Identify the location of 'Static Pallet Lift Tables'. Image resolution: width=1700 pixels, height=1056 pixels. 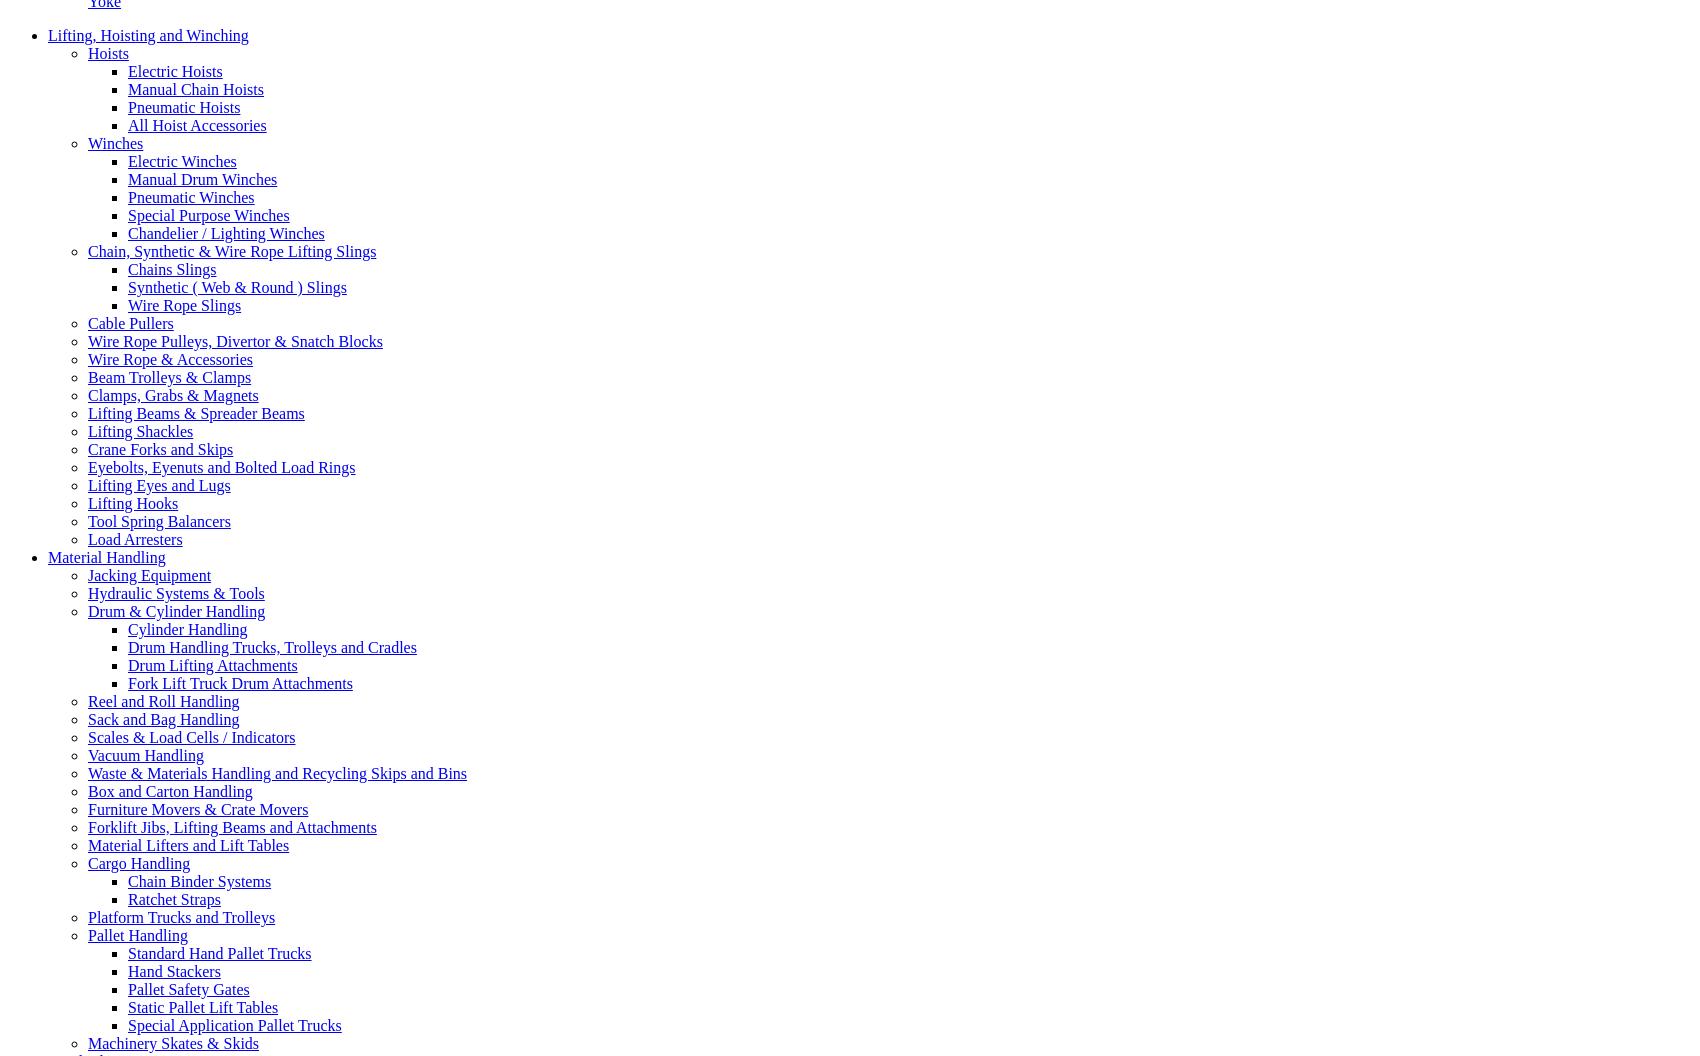
(127, 1005).